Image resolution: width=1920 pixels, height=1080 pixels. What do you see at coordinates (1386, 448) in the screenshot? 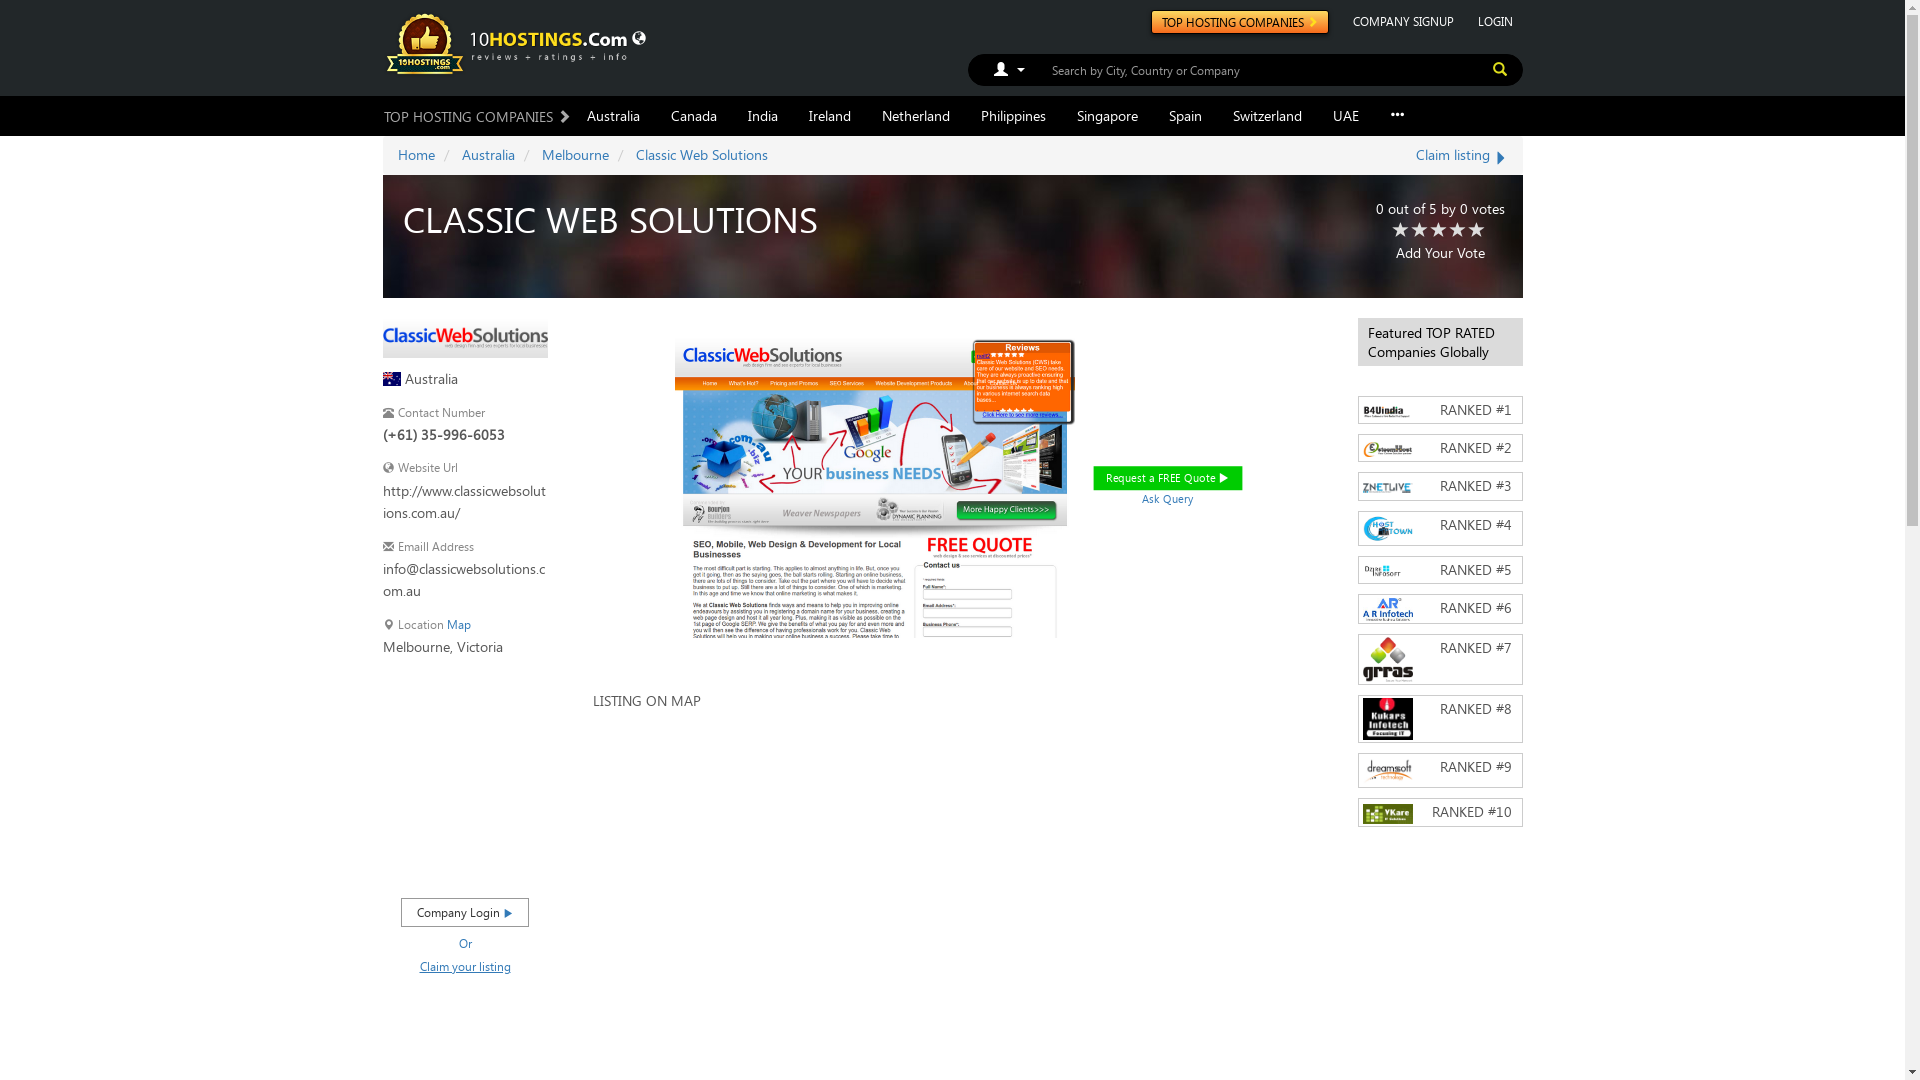
I see `'Esteem Host in Top 10 Best Hosting Company.'` at bounding box center [1386, 448].